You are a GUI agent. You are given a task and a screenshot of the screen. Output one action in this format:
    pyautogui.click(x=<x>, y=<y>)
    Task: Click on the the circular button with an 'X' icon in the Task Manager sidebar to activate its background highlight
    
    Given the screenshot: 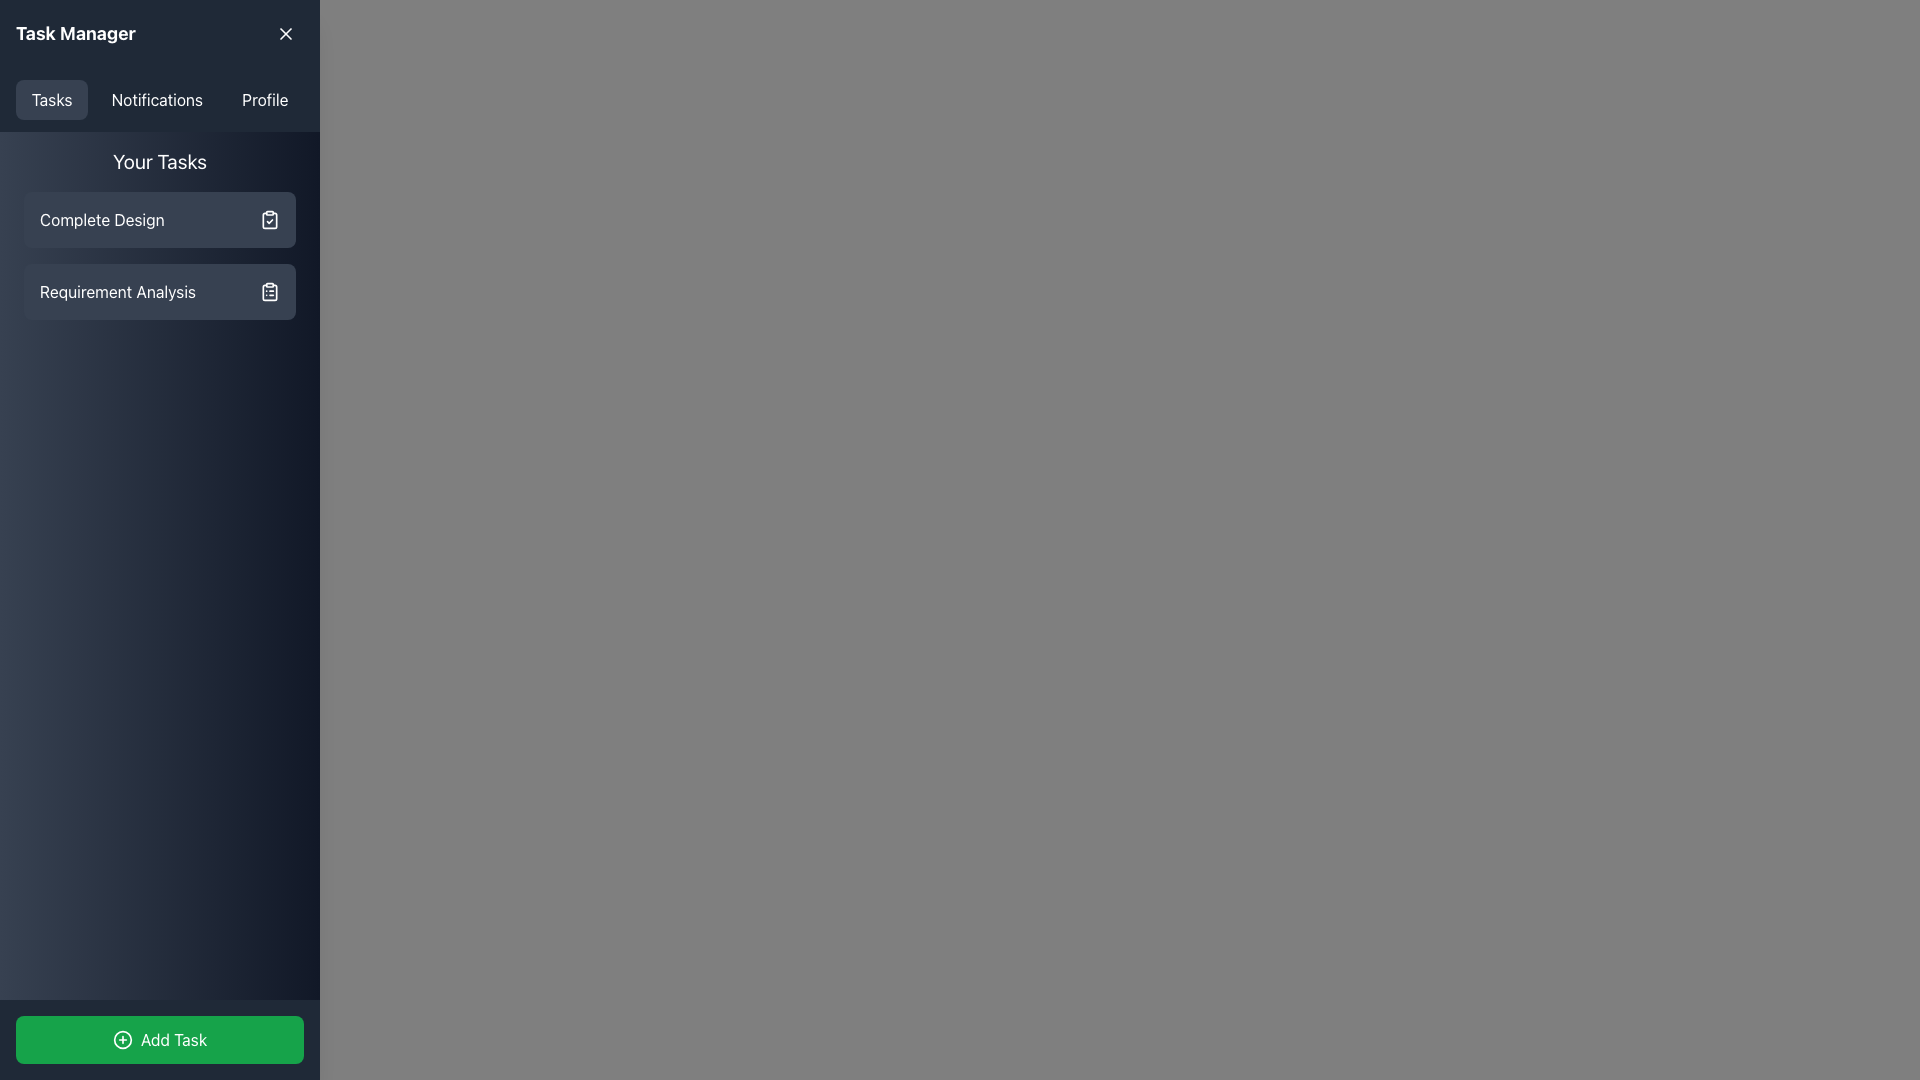 What is the action you would take?
    pyautogui.click(x=285, y=34)
    